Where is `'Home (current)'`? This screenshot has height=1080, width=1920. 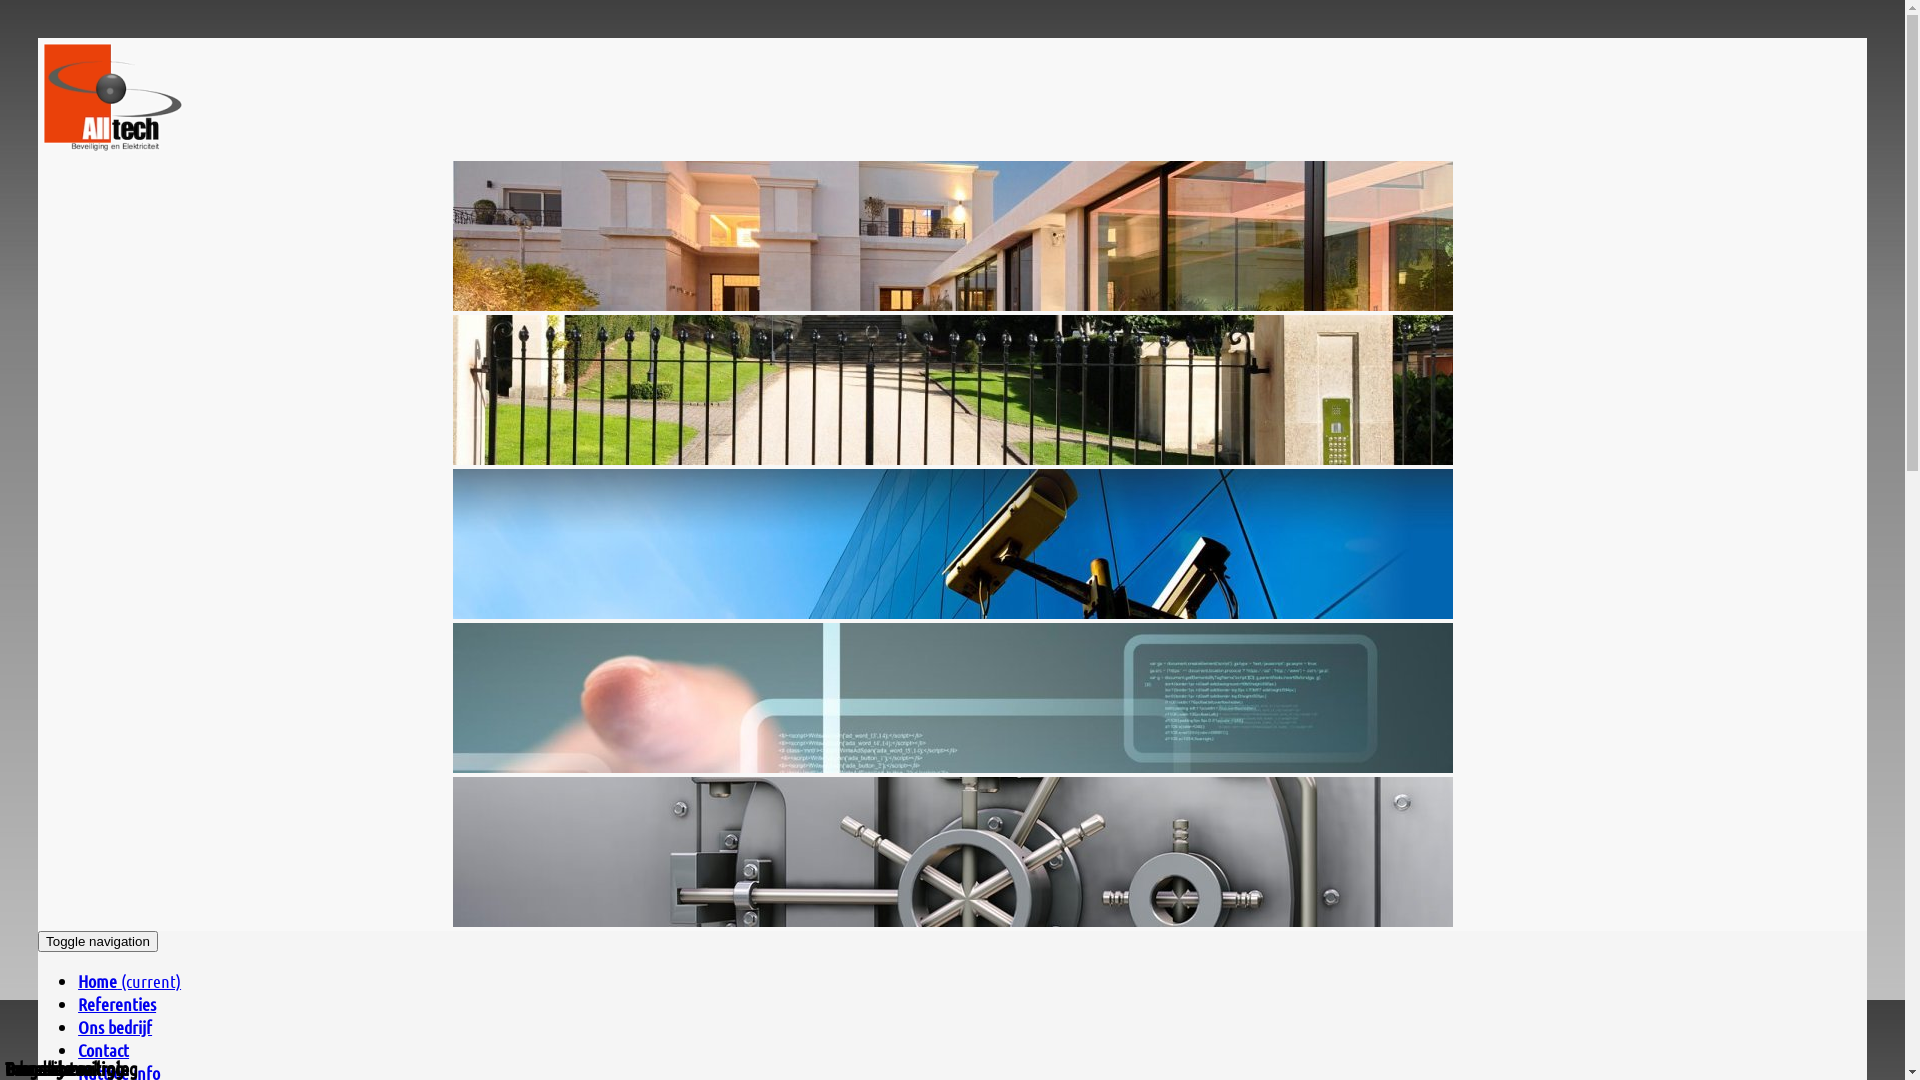
'Home (current)' is located at coordinates (77, 979).